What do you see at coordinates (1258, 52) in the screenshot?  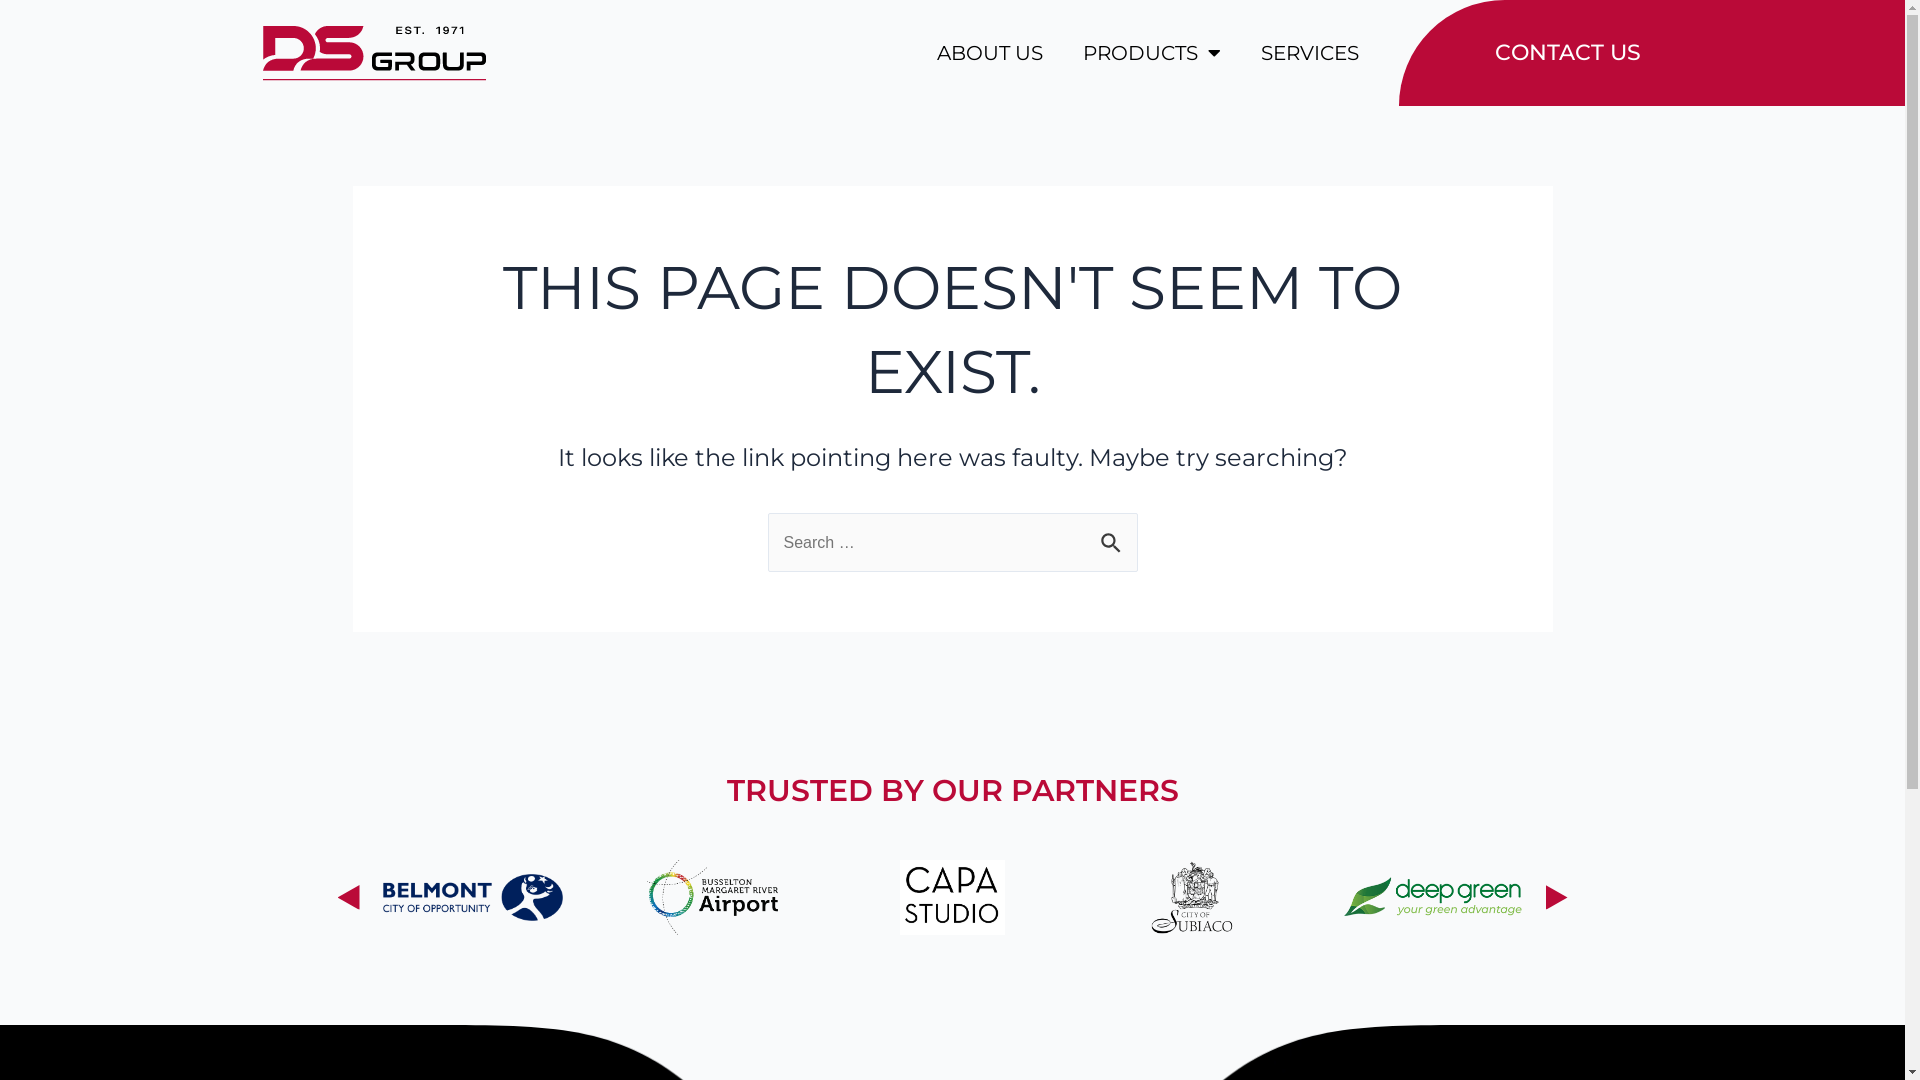 I see `'SERVICES'` at bounding box center [1258, 52].